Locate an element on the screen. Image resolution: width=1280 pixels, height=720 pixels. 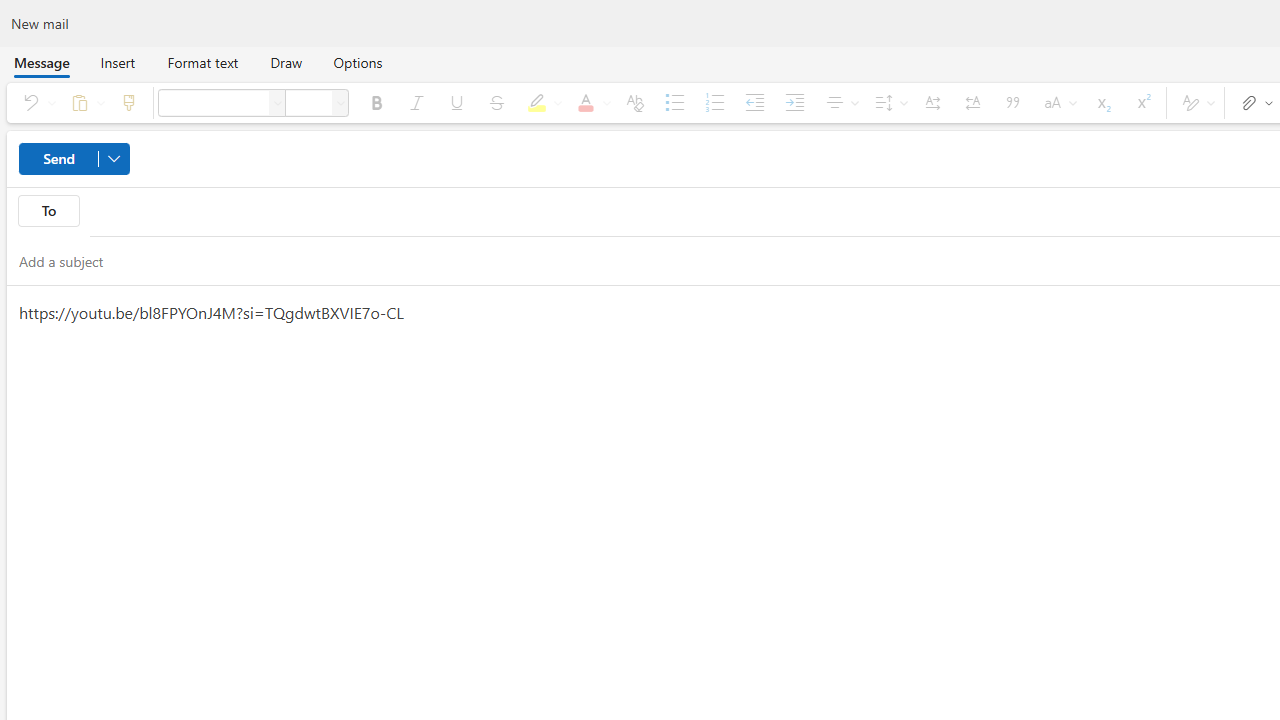
'Change case' is located at coordinates (1056, 102).